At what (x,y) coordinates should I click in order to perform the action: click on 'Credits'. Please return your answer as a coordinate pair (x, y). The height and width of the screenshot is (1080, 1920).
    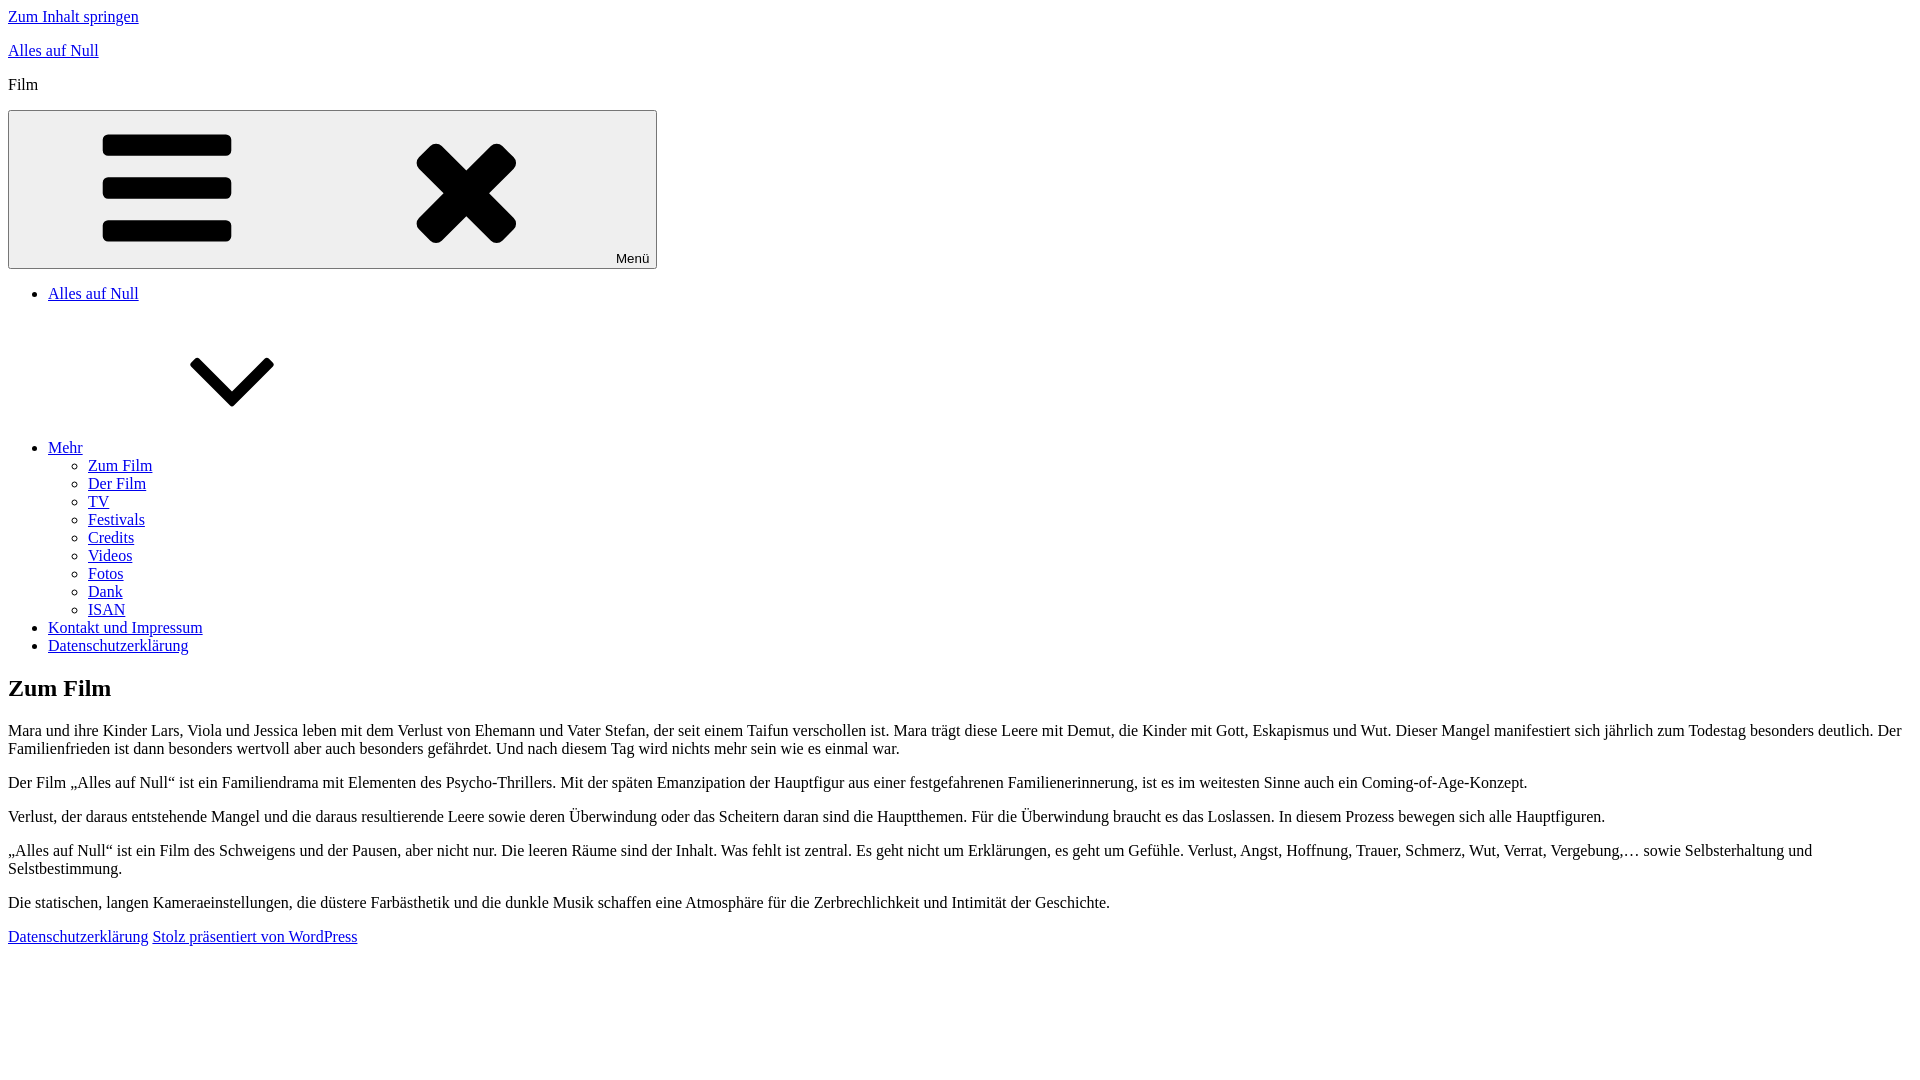
    Looking at the image, I should click on (109, 536).